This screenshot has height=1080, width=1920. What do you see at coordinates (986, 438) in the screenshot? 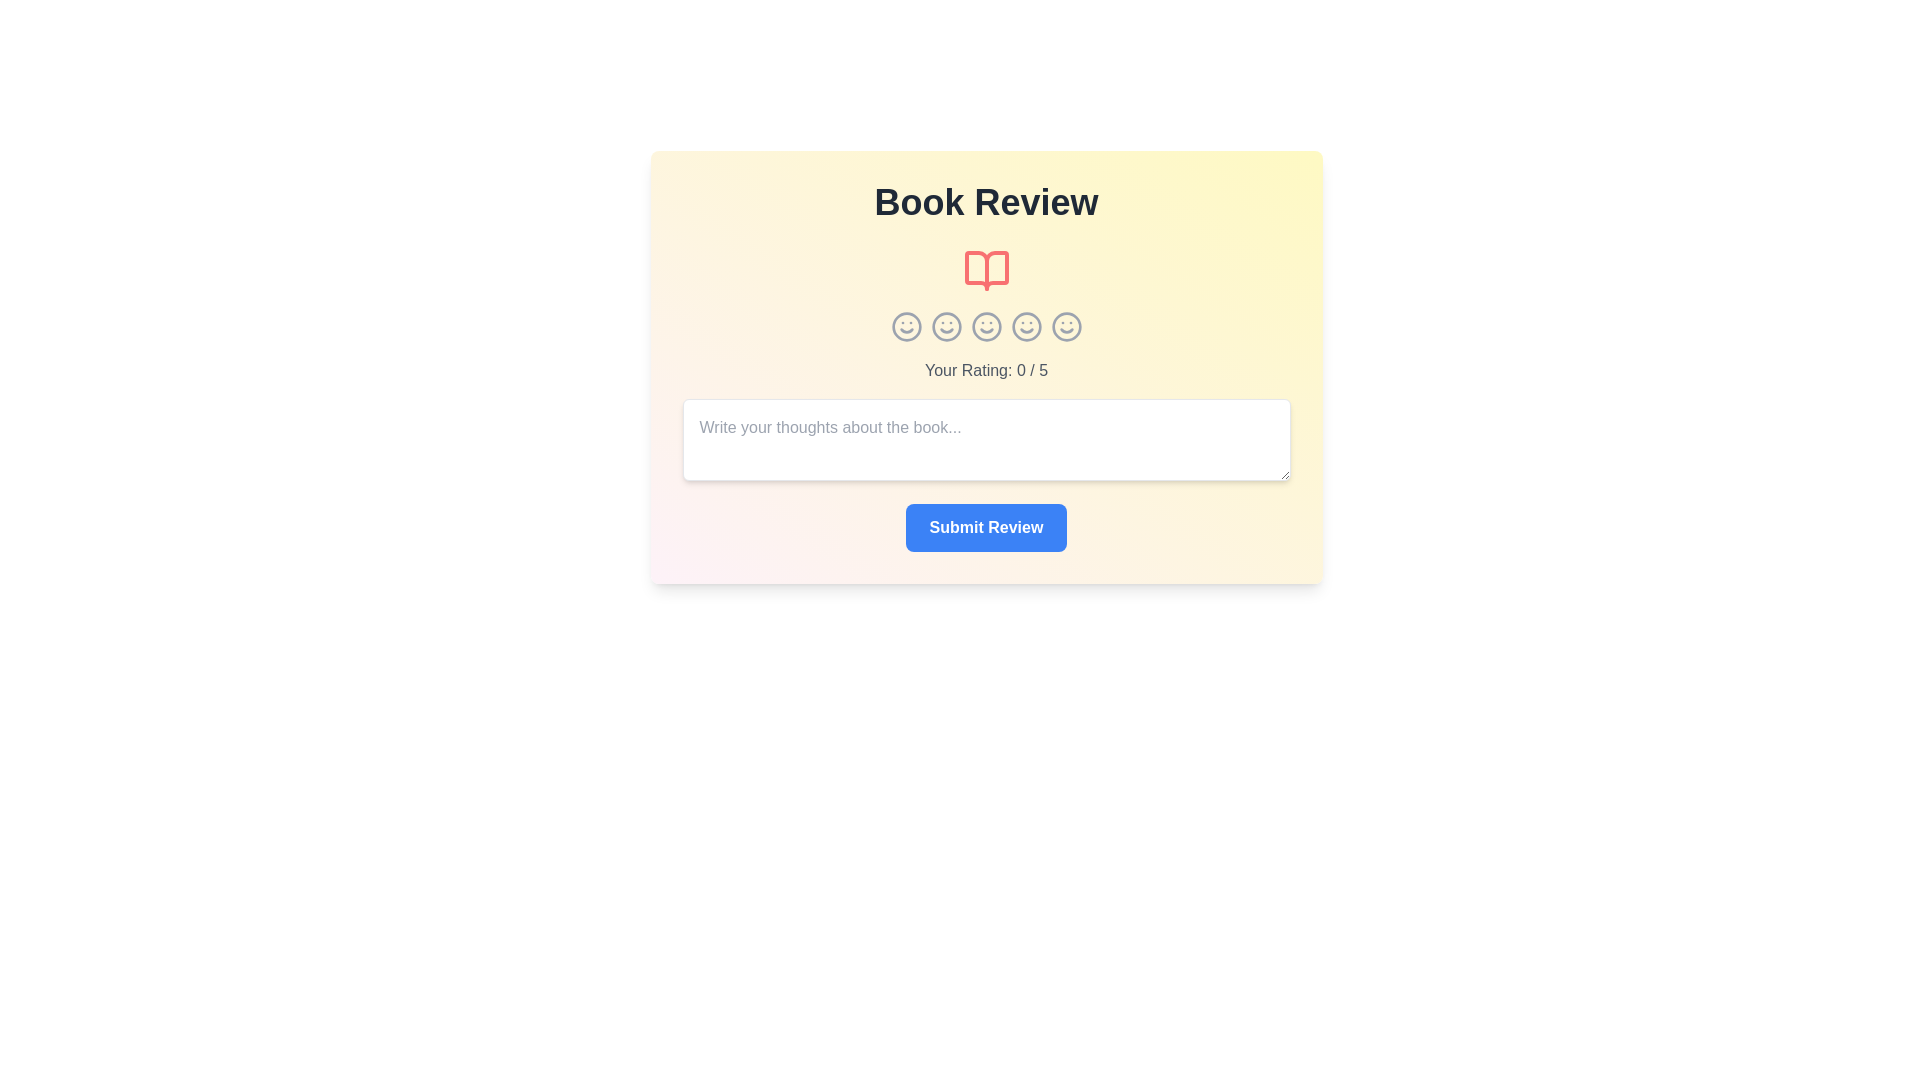
I see `the input text area to focus and enable typing` at bounding box center [986, 438].